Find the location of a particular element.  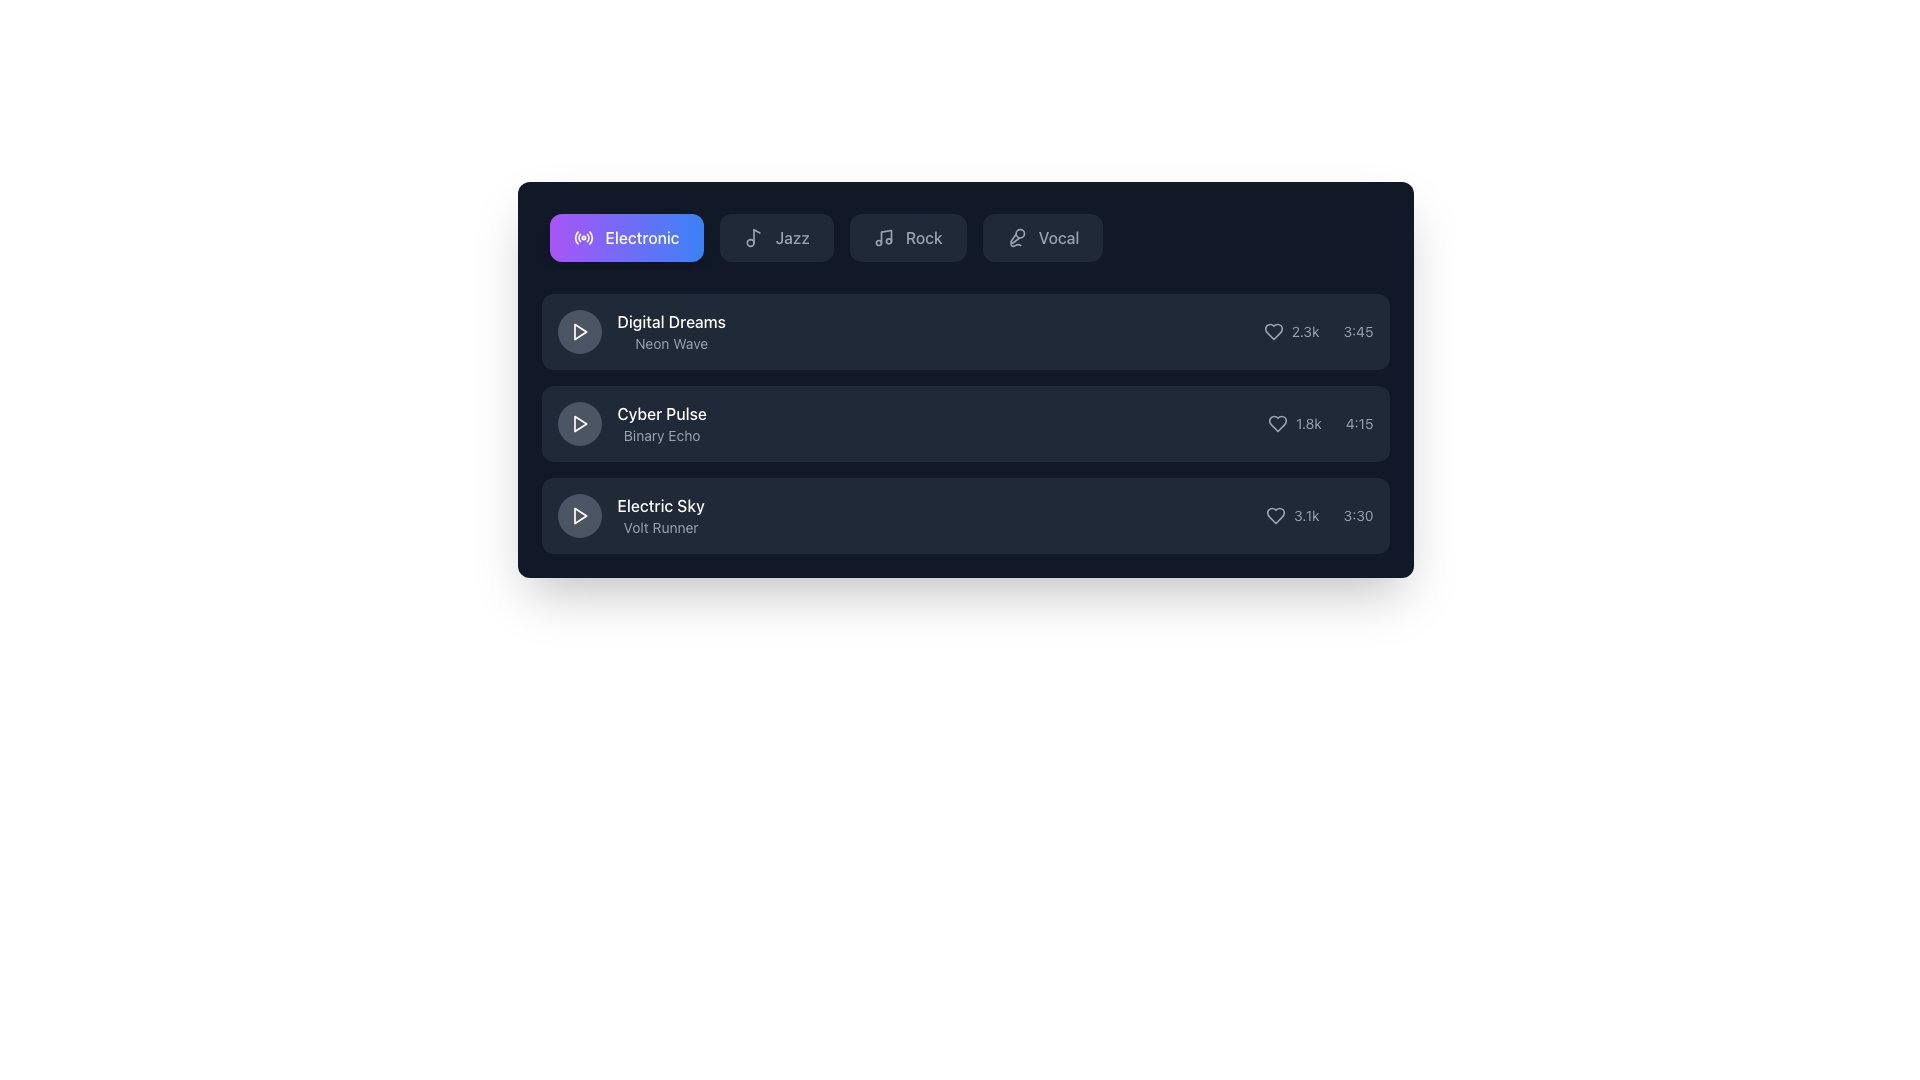

the minimalist gray musical note icon located to the left of the 'Rock' category button is located at coordinates (882, 237).